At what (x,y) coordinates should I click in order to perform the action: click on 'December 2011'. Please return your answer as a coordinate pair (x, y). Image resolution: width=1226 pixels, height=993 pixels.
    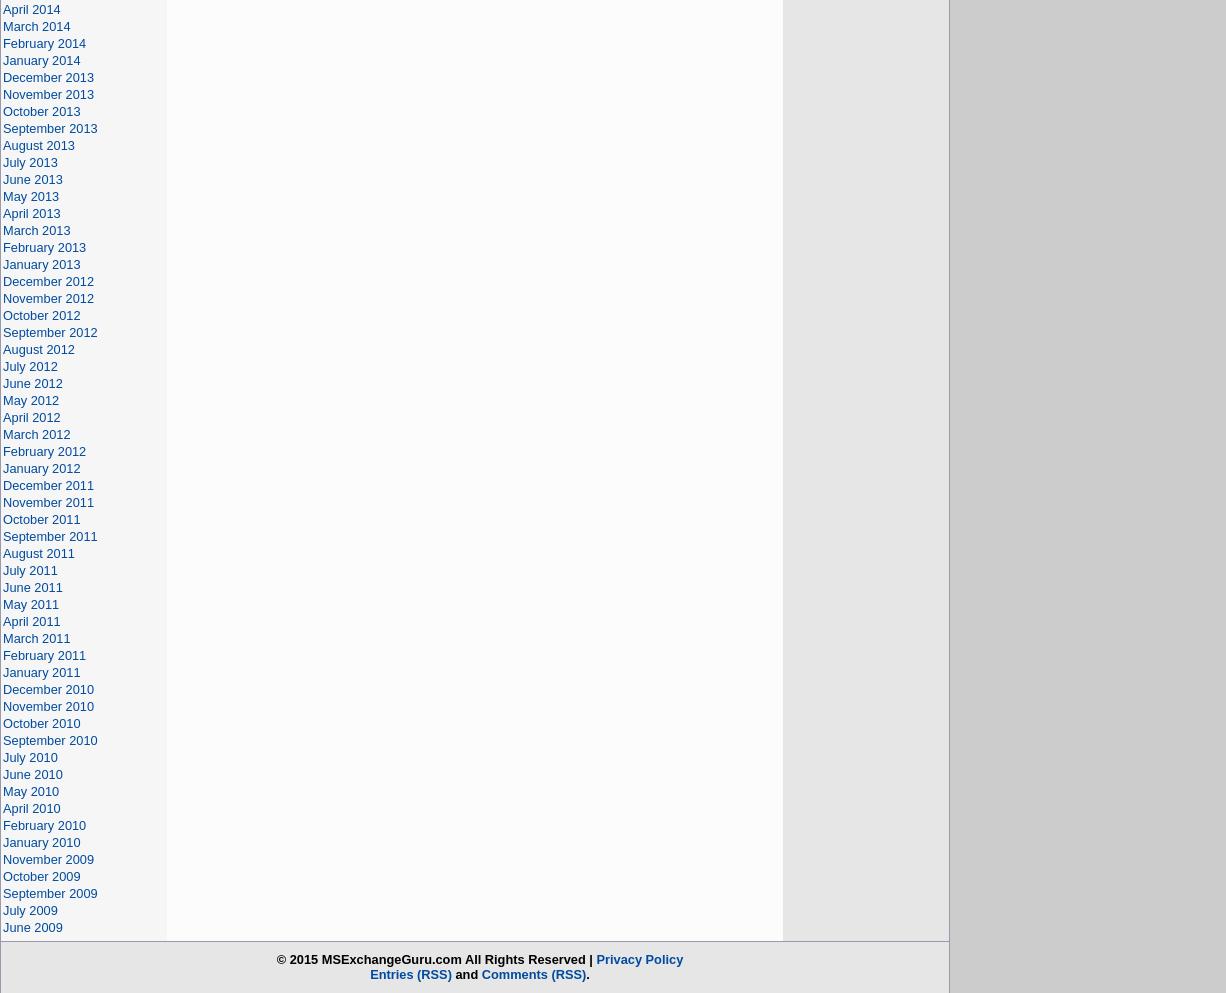
    Looking at the image, I should click on (2, 484).